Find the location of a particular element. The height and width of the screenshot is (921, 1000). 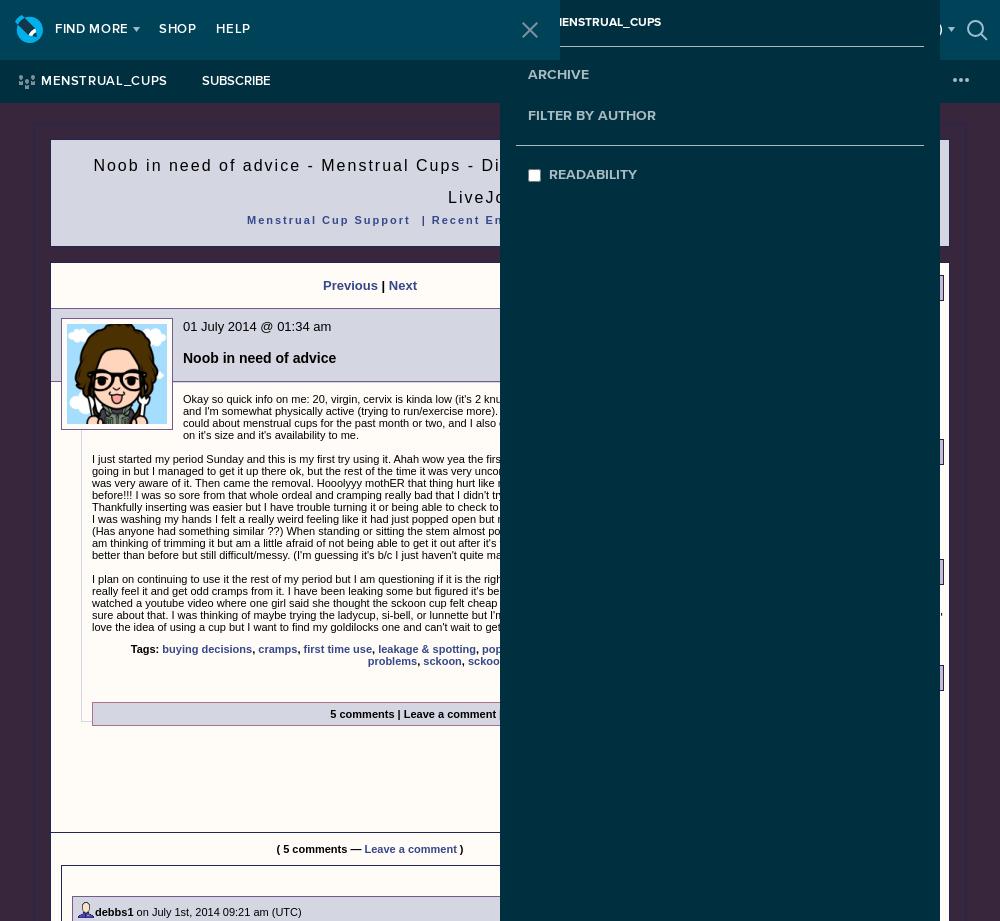

'dry run' is located at coordinates (746, 848).